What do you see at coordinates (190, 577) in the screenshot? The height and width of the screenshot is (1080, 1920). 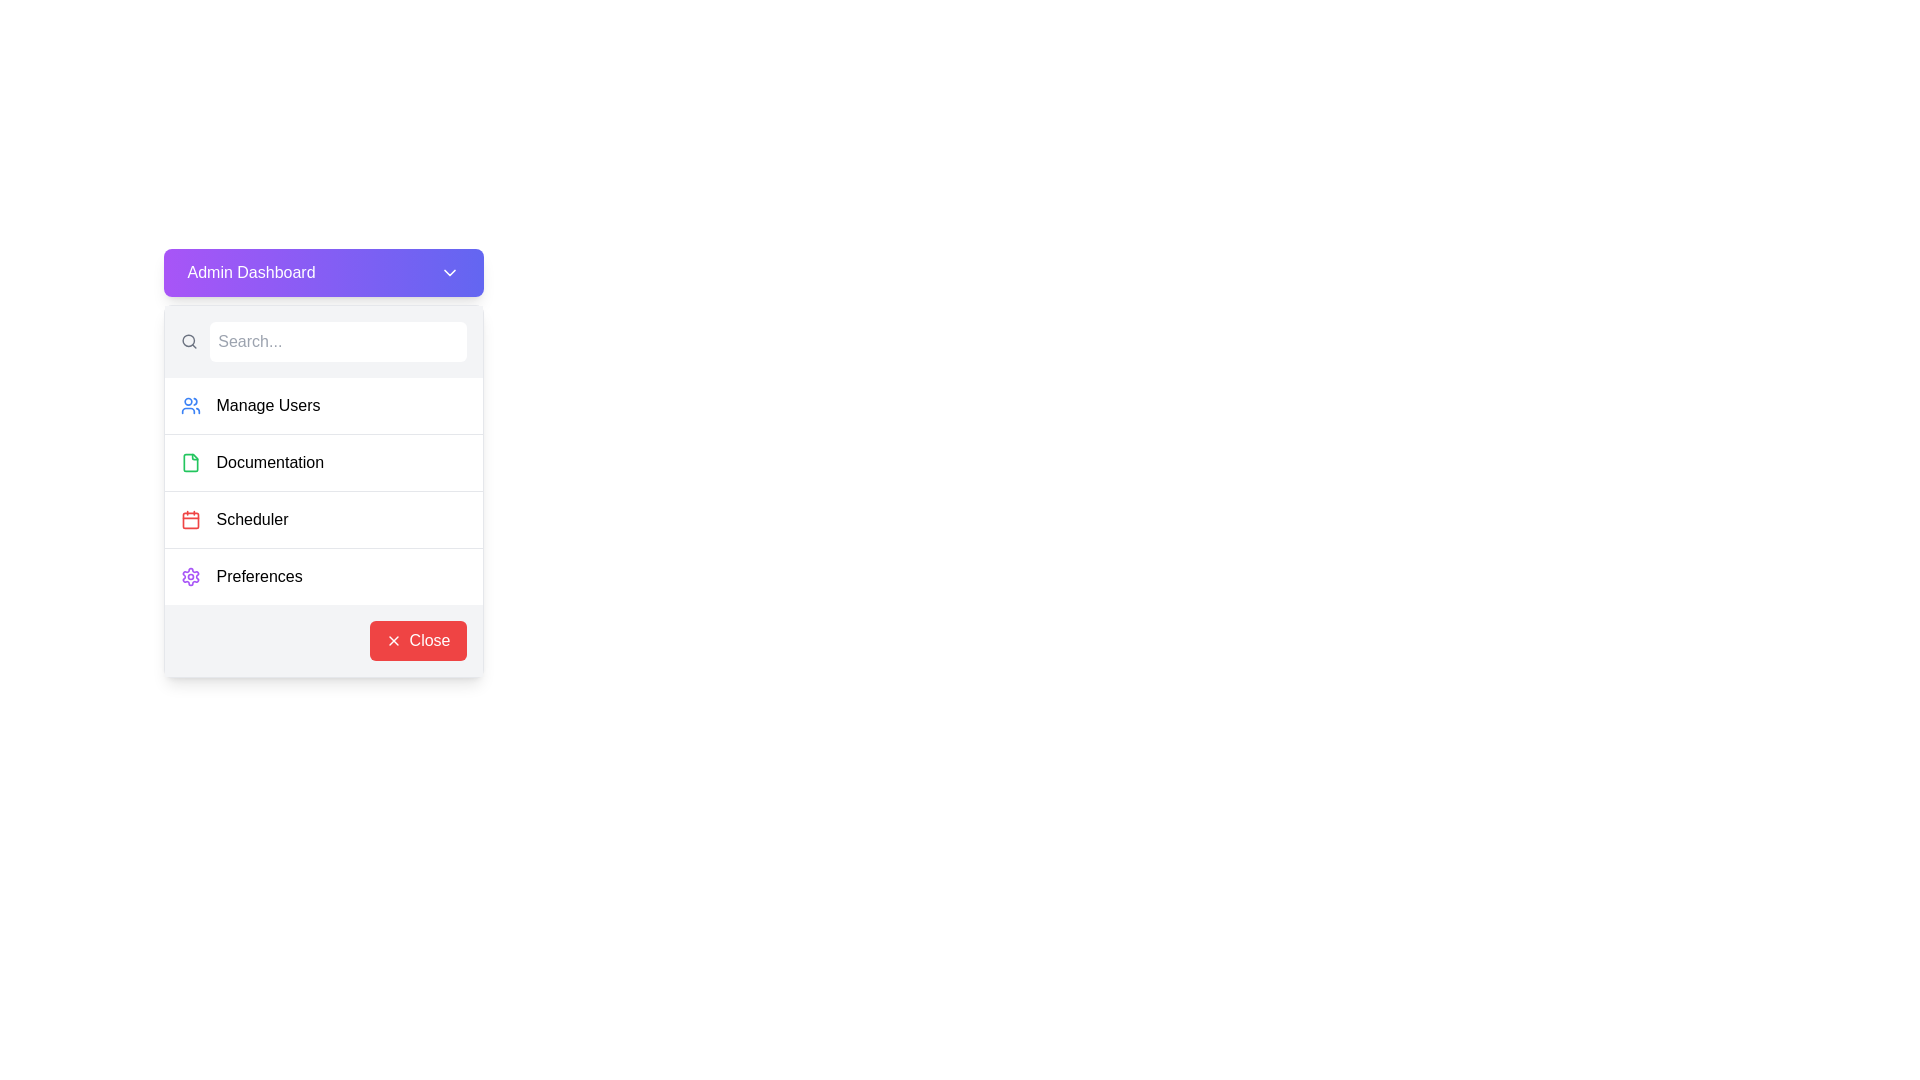 I see `the visual indicator icon for the 'Preferences' menu item, which is located to the left of the text 'Preferences' in the dropdown menu` at bounding box center [190, 577].